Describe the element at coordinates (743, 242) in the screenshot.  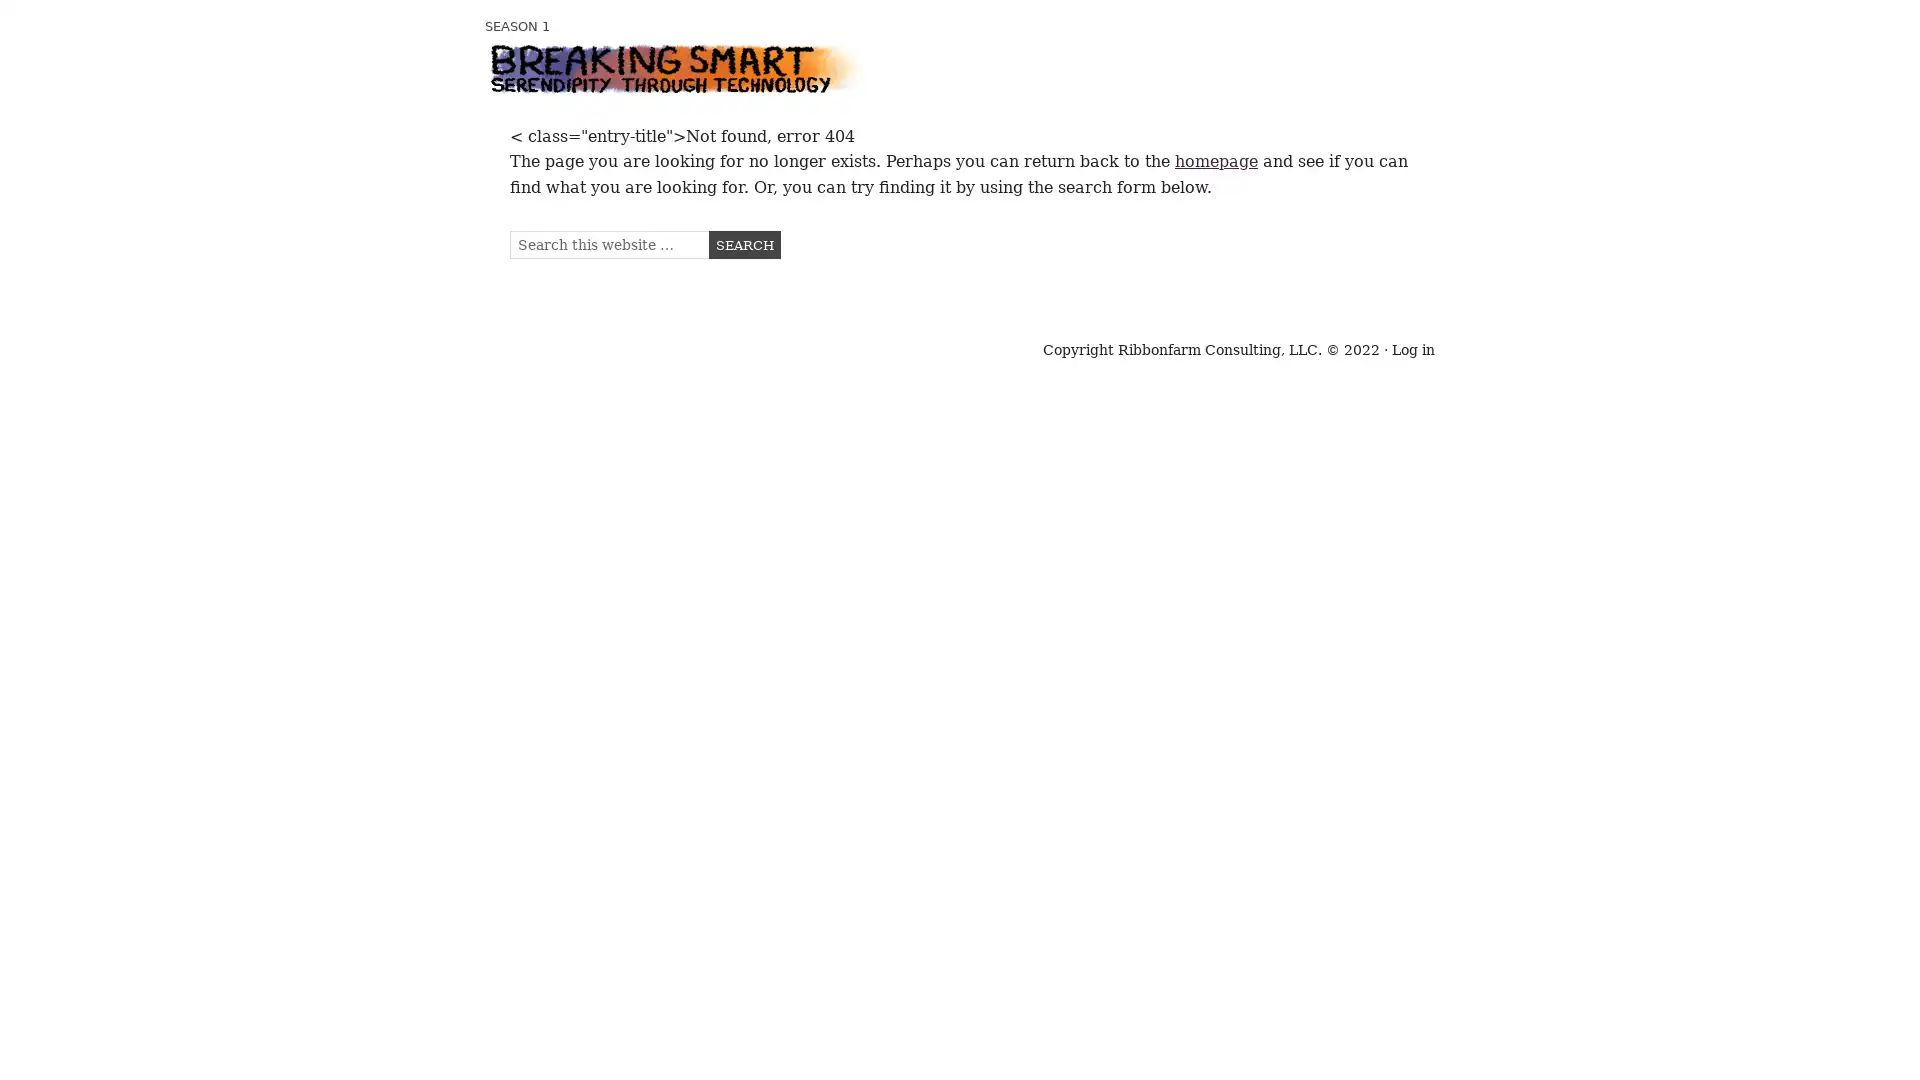
I see `Search` at that location.